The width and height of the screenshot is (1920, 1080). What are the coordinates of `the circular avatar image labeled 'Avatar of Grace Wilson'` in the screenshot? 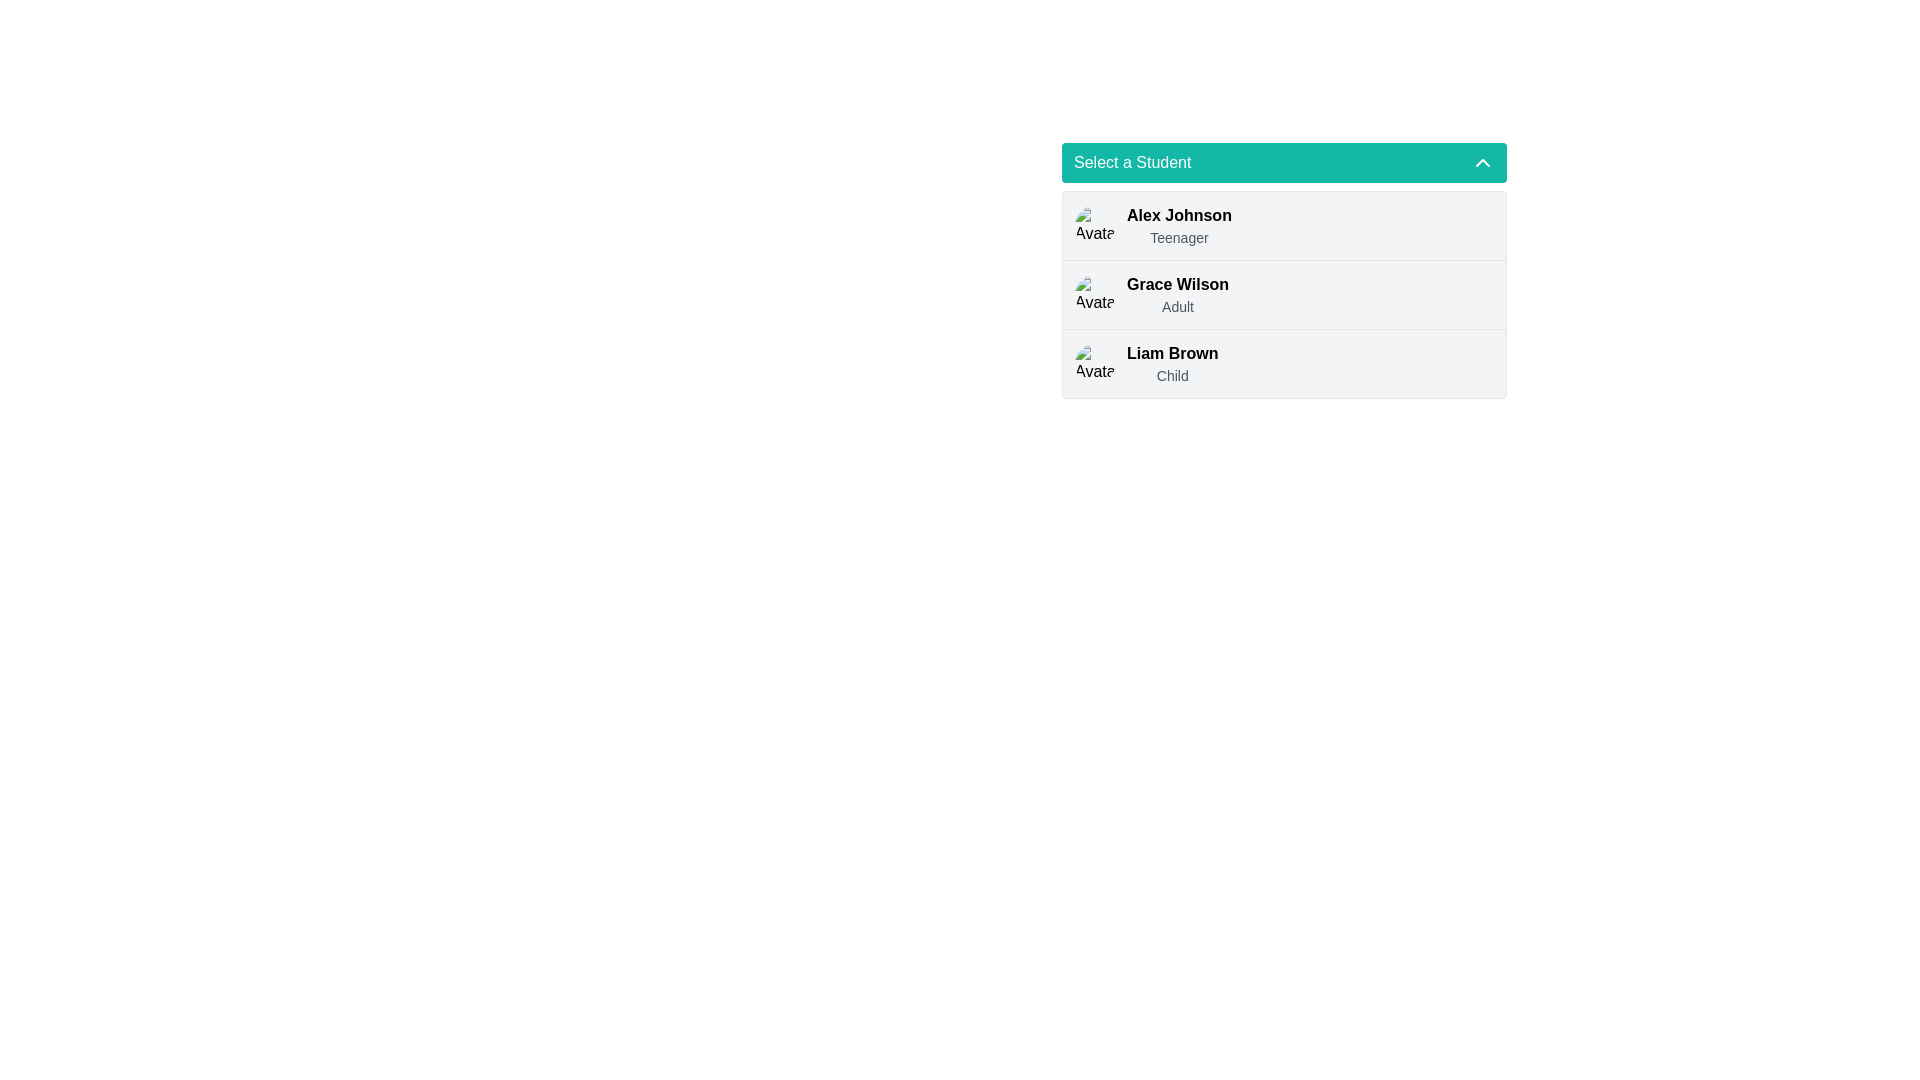 It's located at (1093, 294).